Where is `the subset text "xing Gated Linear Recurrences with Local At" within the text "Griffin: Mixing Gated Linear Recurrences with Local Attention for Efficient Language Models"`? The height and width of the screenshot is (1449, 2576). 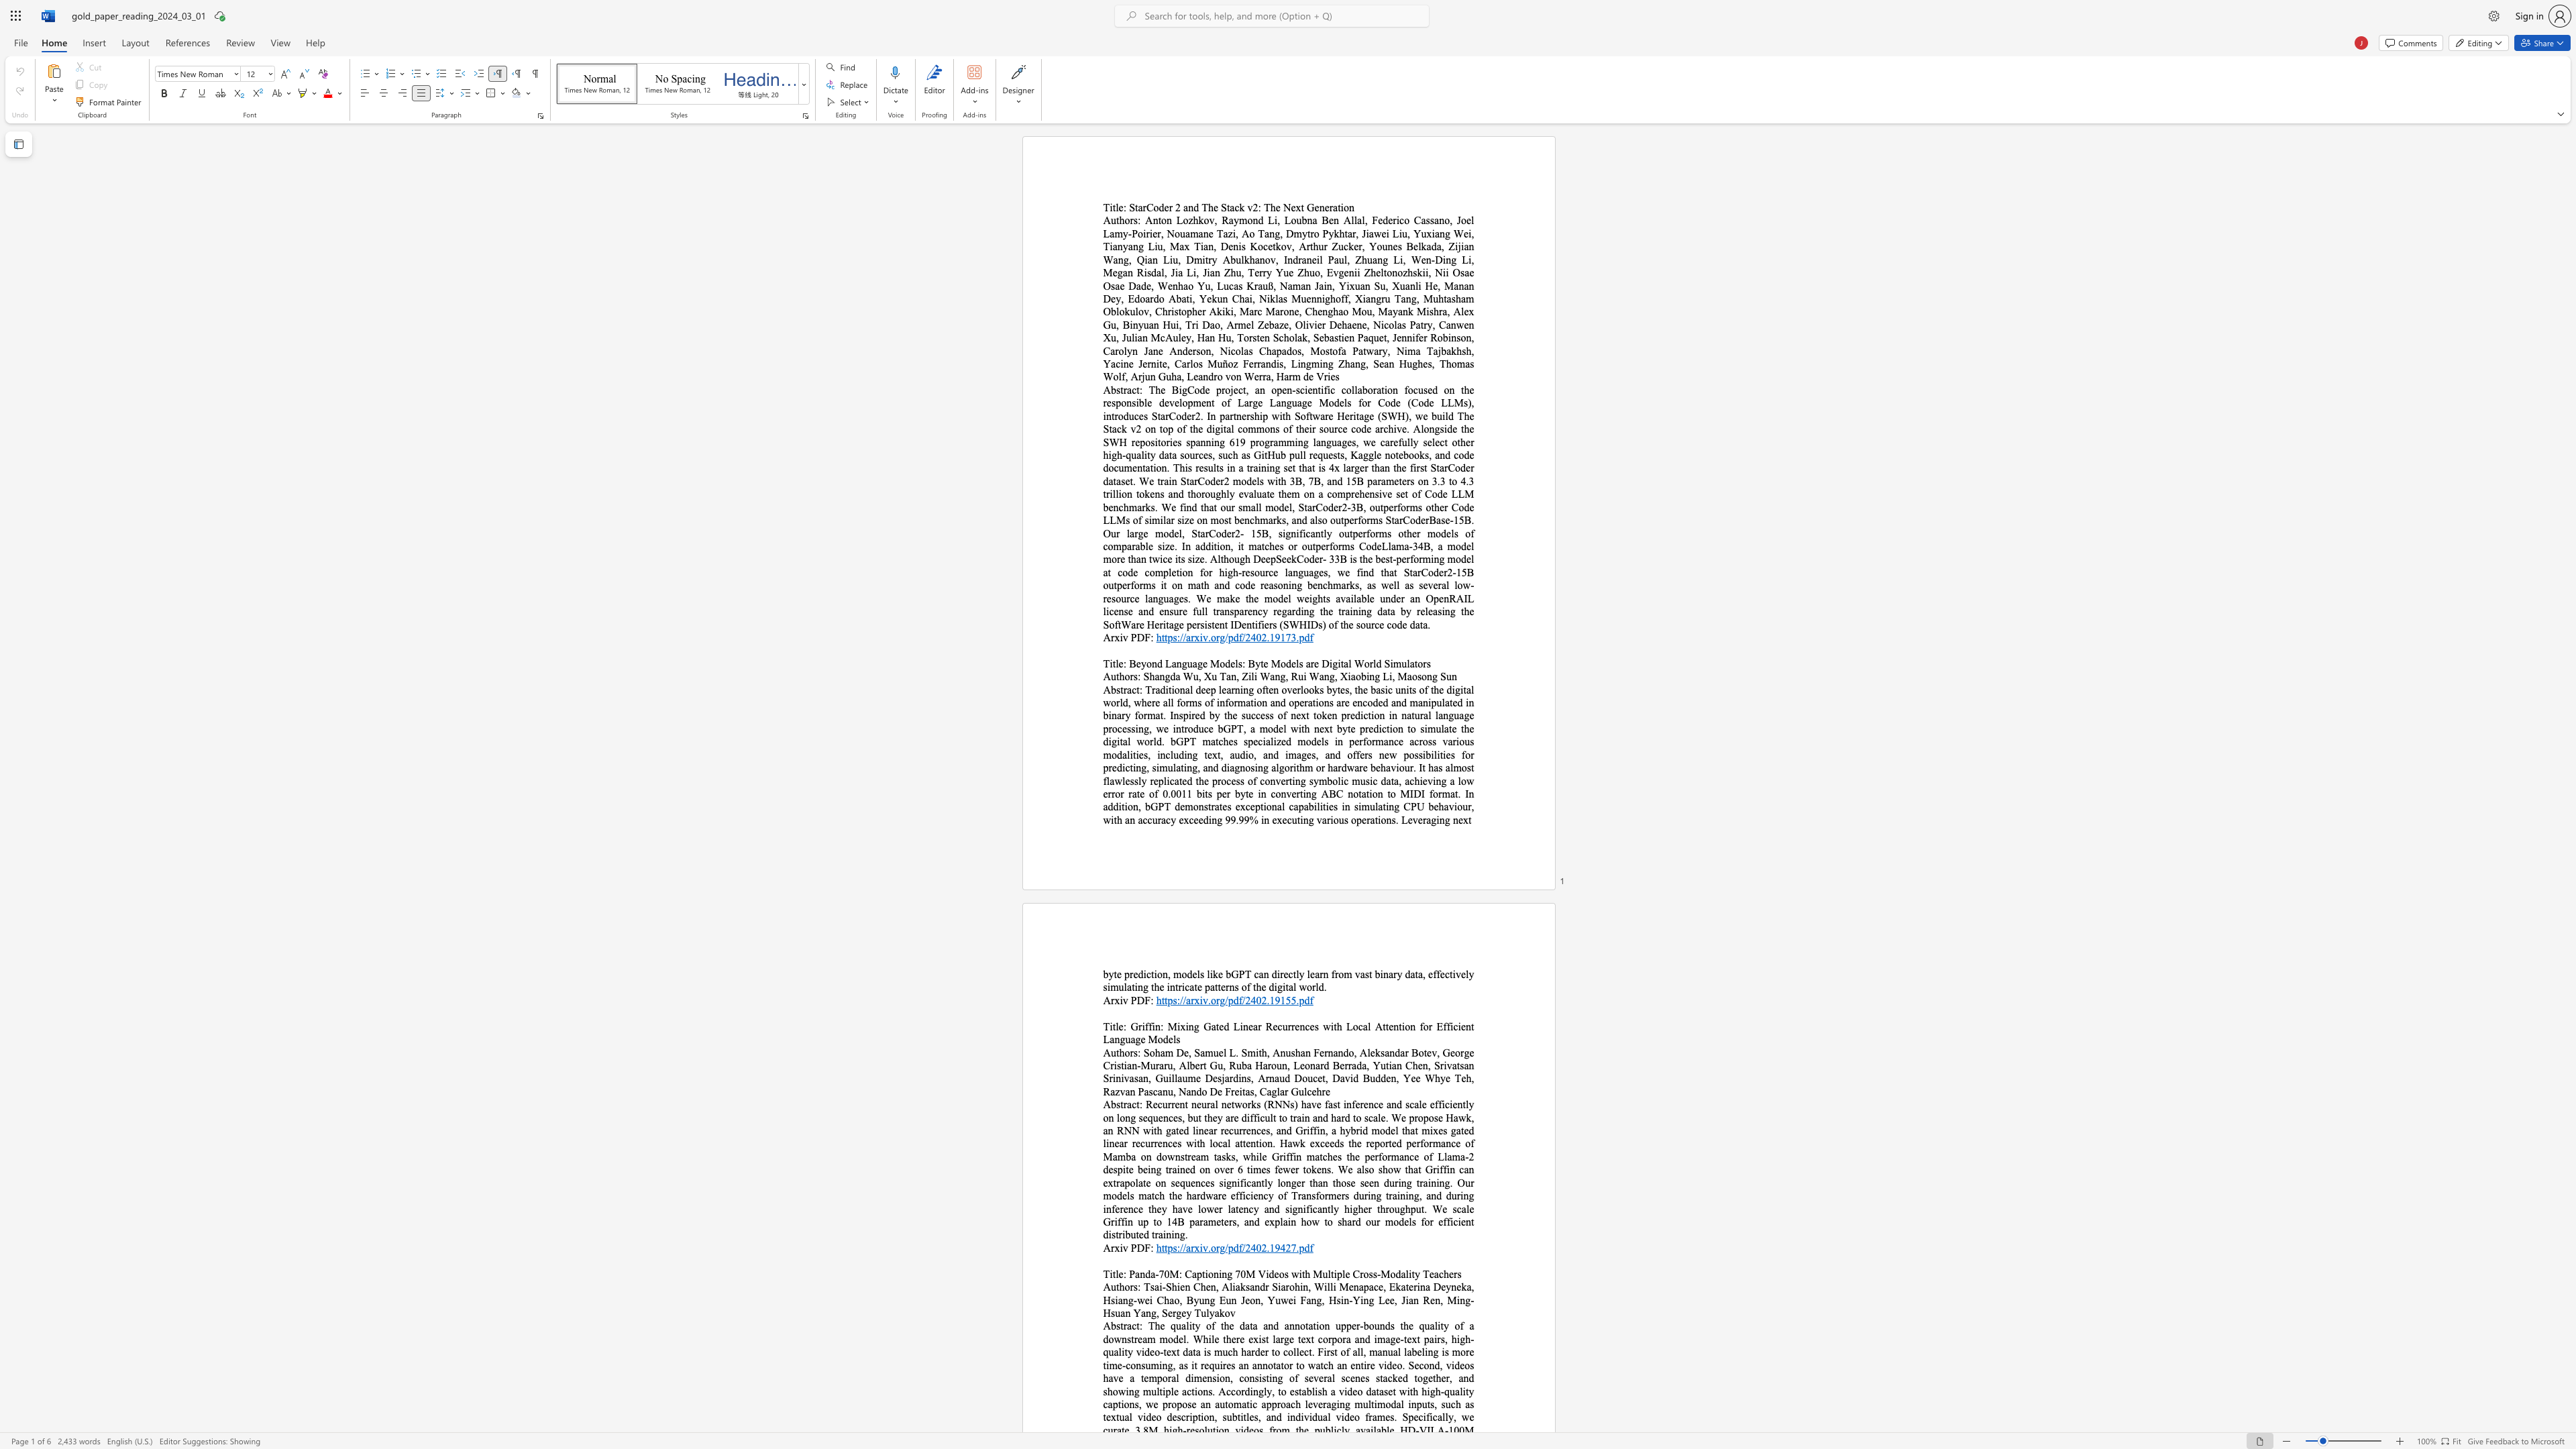
the subset text "xing Gated Linear Recurrences with Local At" within the text "Griffin: Mixing Gated Linear Recurrences with Local Attention for Efficient Language Models" is located at coordinates (1179, 1026).